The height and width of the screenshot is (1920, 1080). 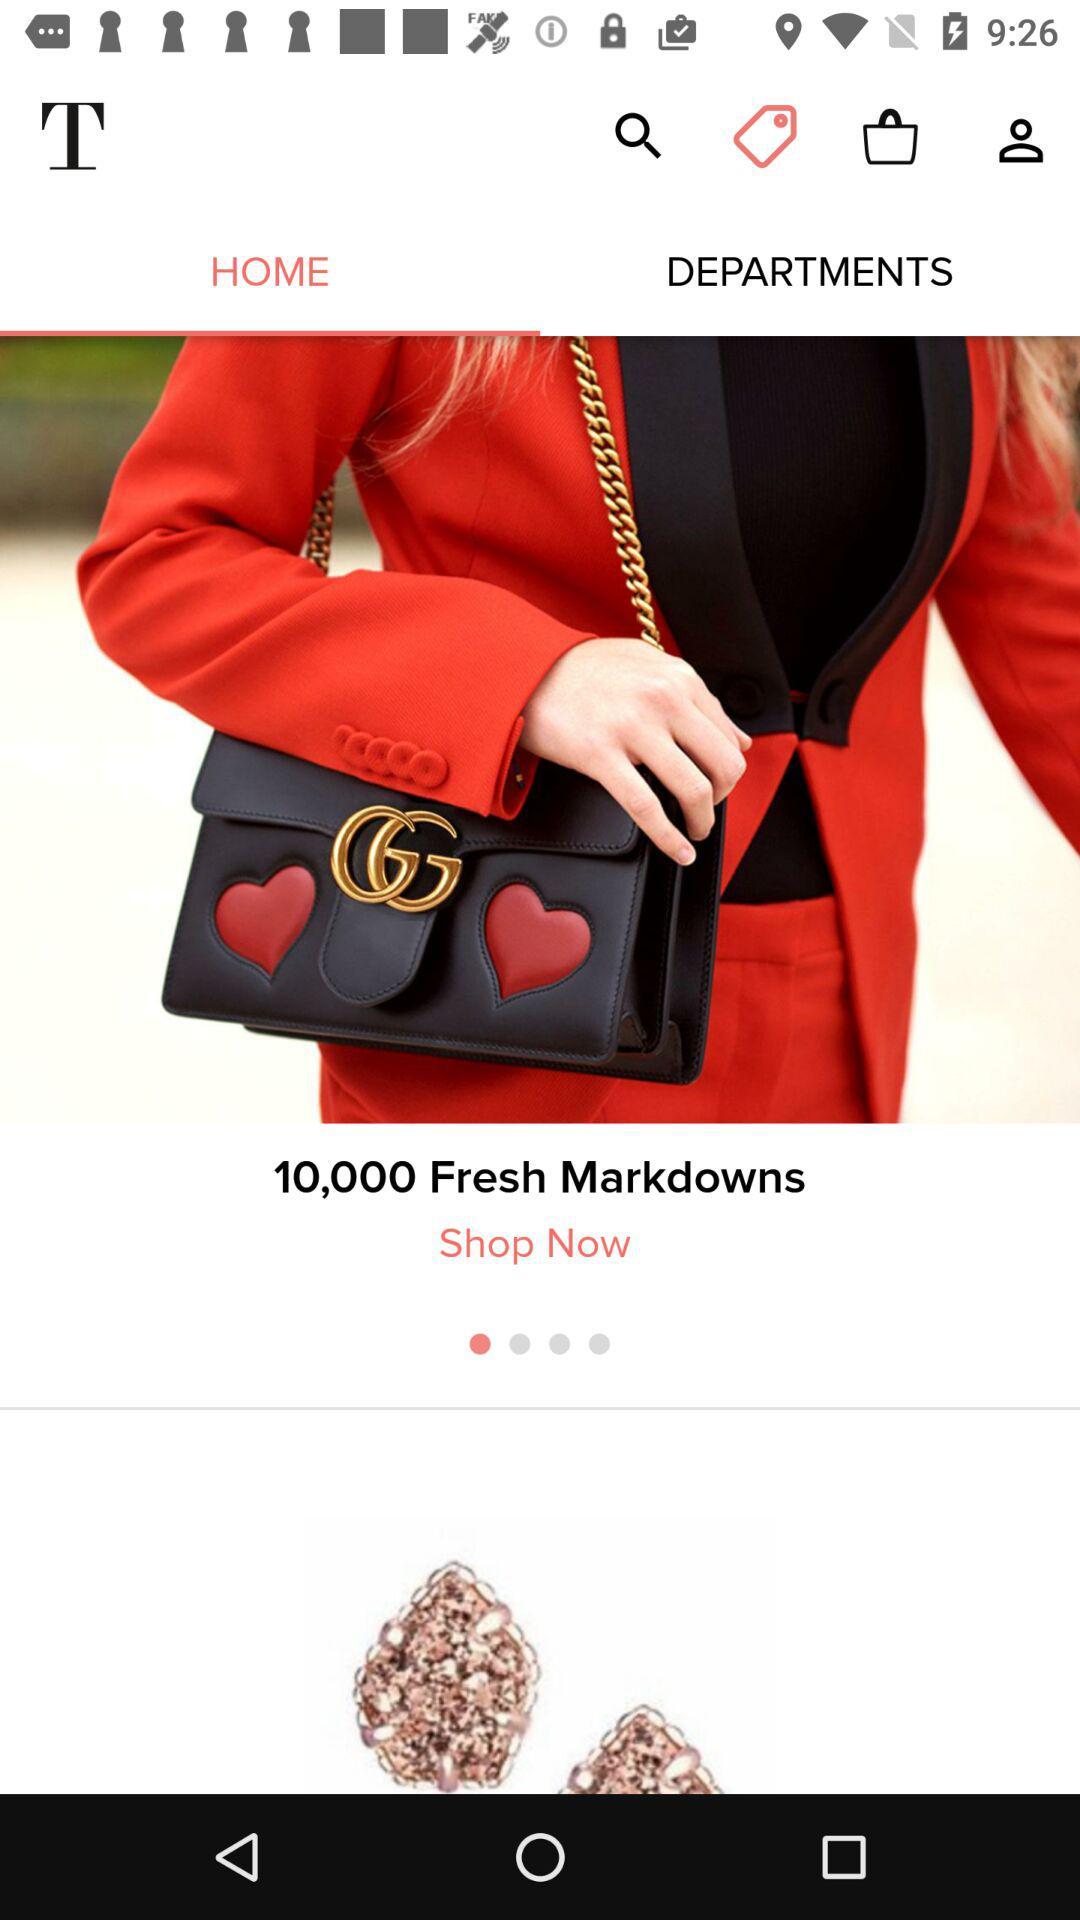 I want to click on second image, so click(x=540, y=1654).